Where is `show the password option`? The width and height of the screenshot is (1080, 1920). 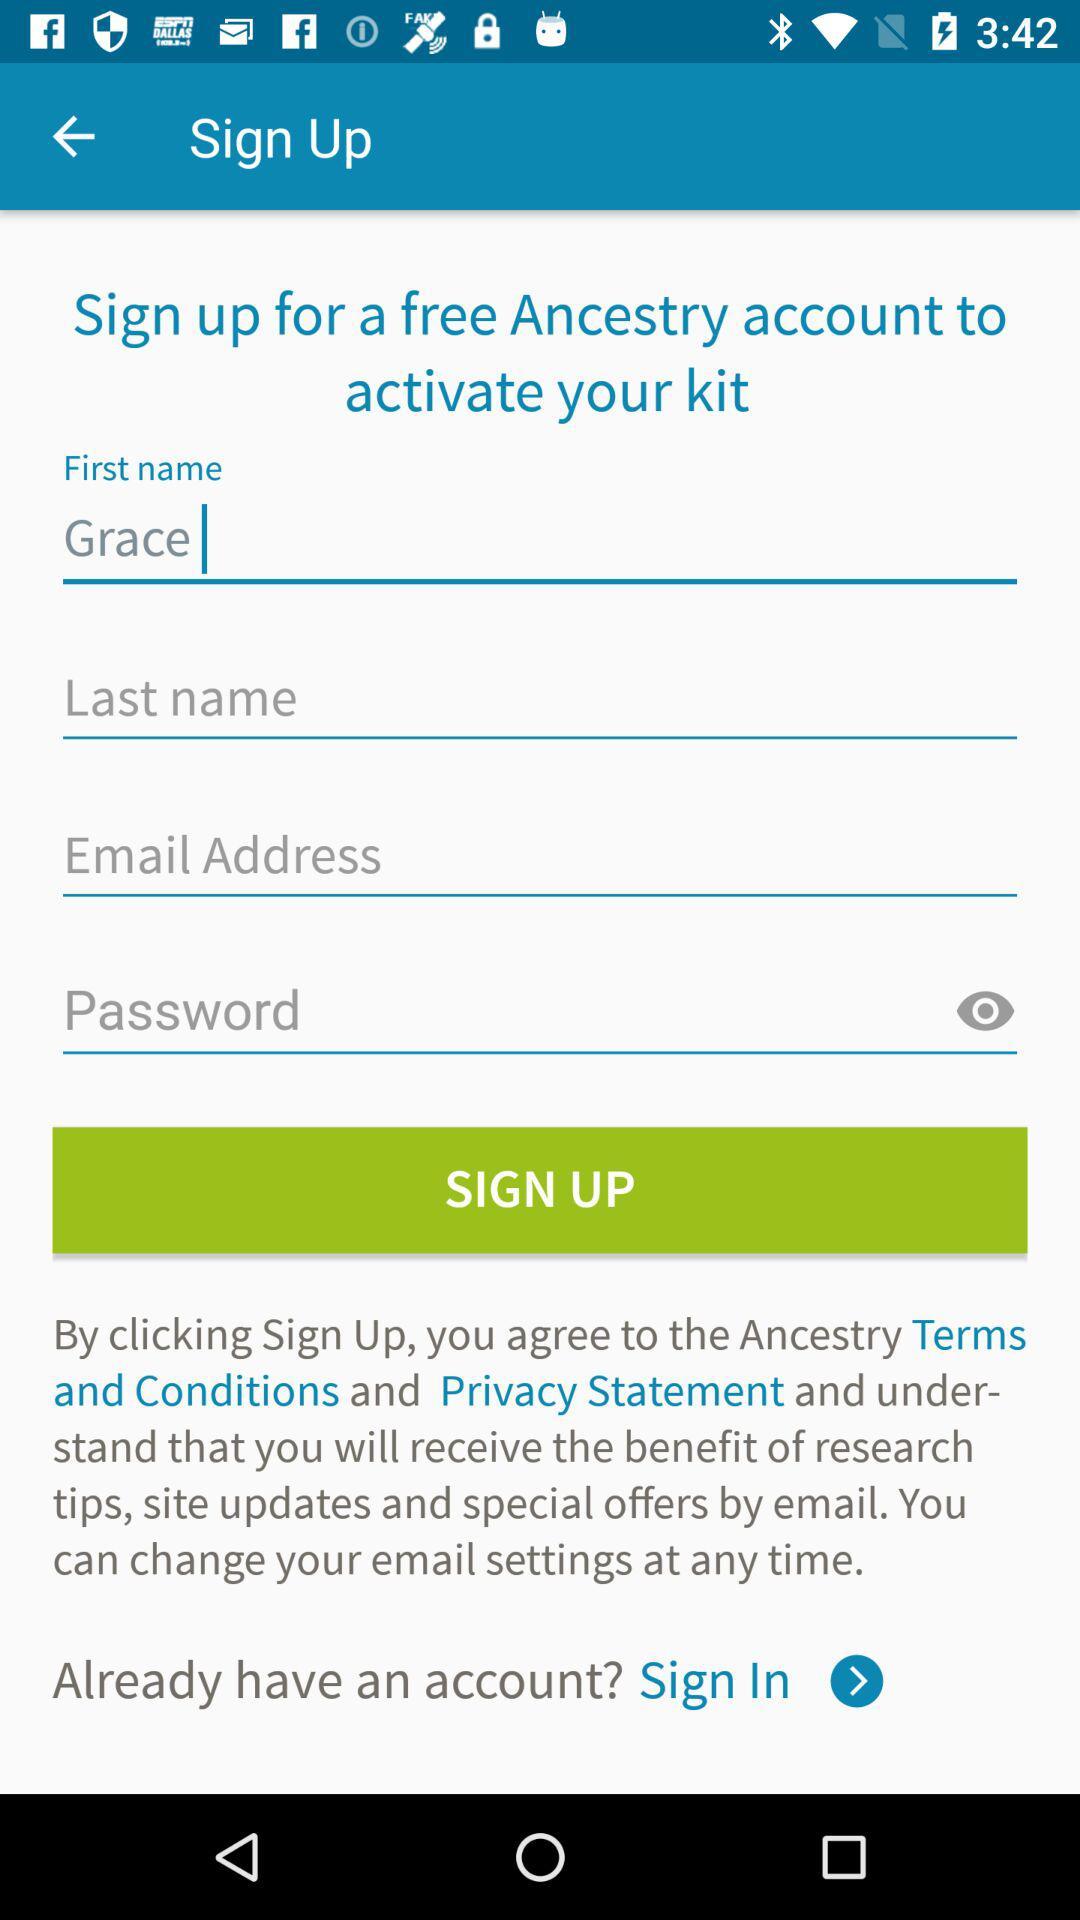
show the password option is located at coordinates (984, 1012).